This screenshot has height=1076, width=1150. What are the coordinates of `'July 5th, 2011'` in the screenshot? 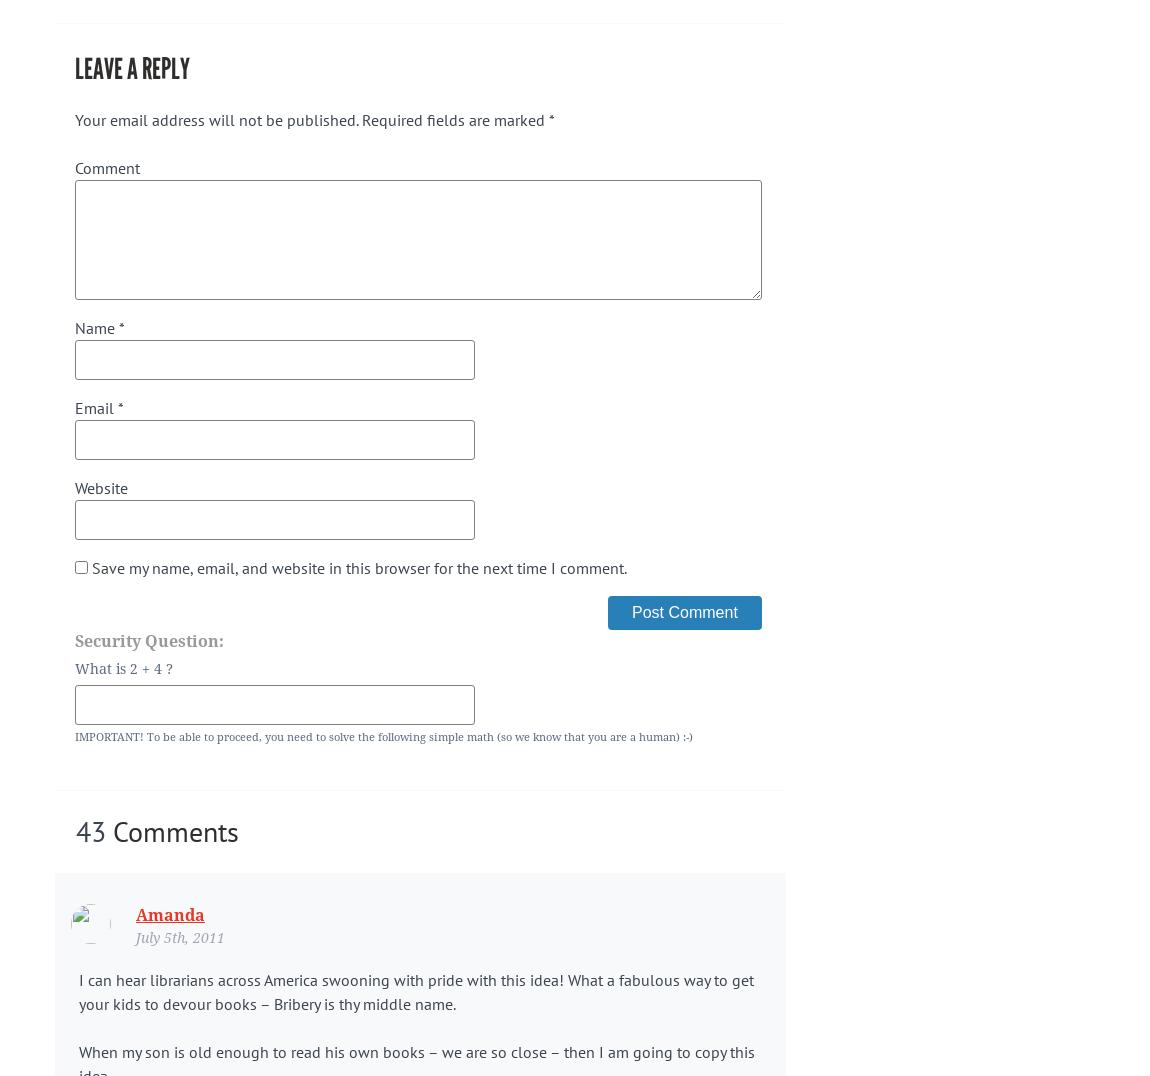 It's located at (135, 935).